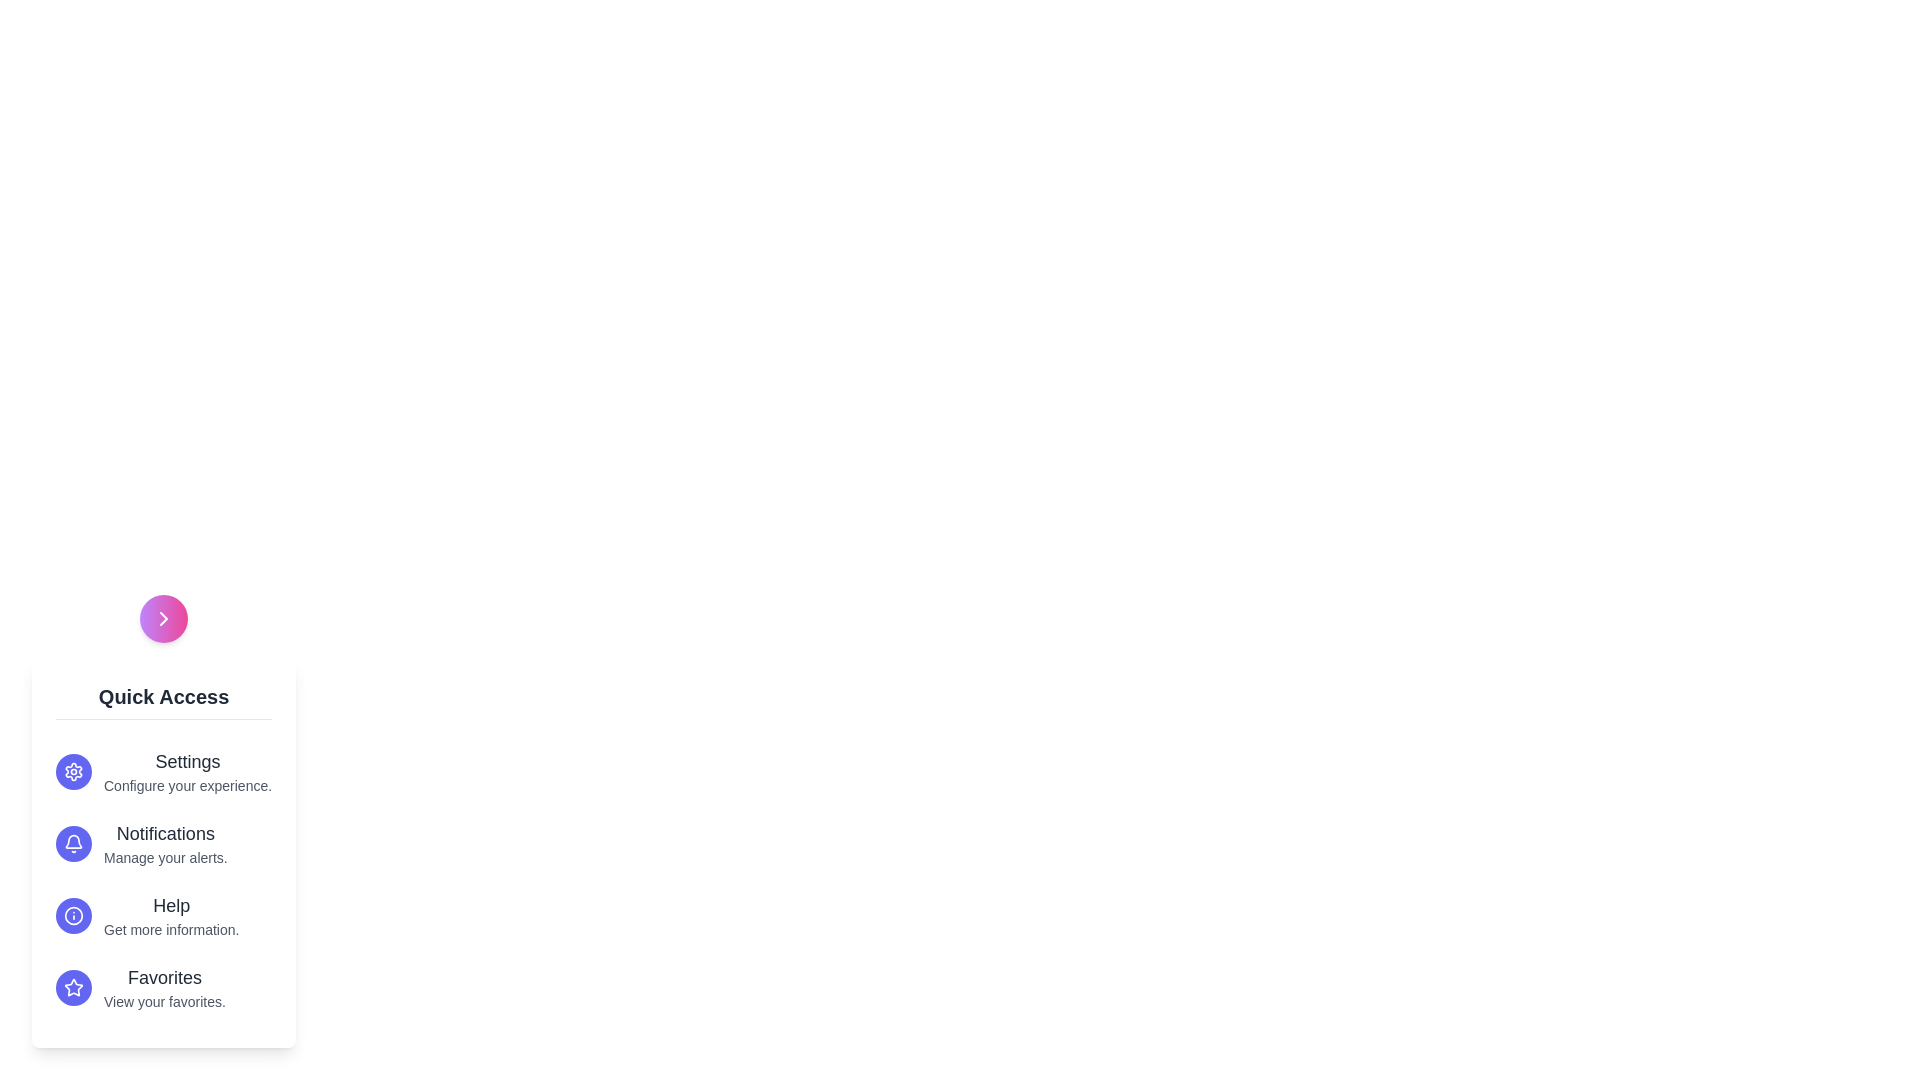 The image size is (1920, 1080). Describe the element at coordinates (163, 844) in the screenshot. I see `the 'Notifications' option in the menu` at that location.